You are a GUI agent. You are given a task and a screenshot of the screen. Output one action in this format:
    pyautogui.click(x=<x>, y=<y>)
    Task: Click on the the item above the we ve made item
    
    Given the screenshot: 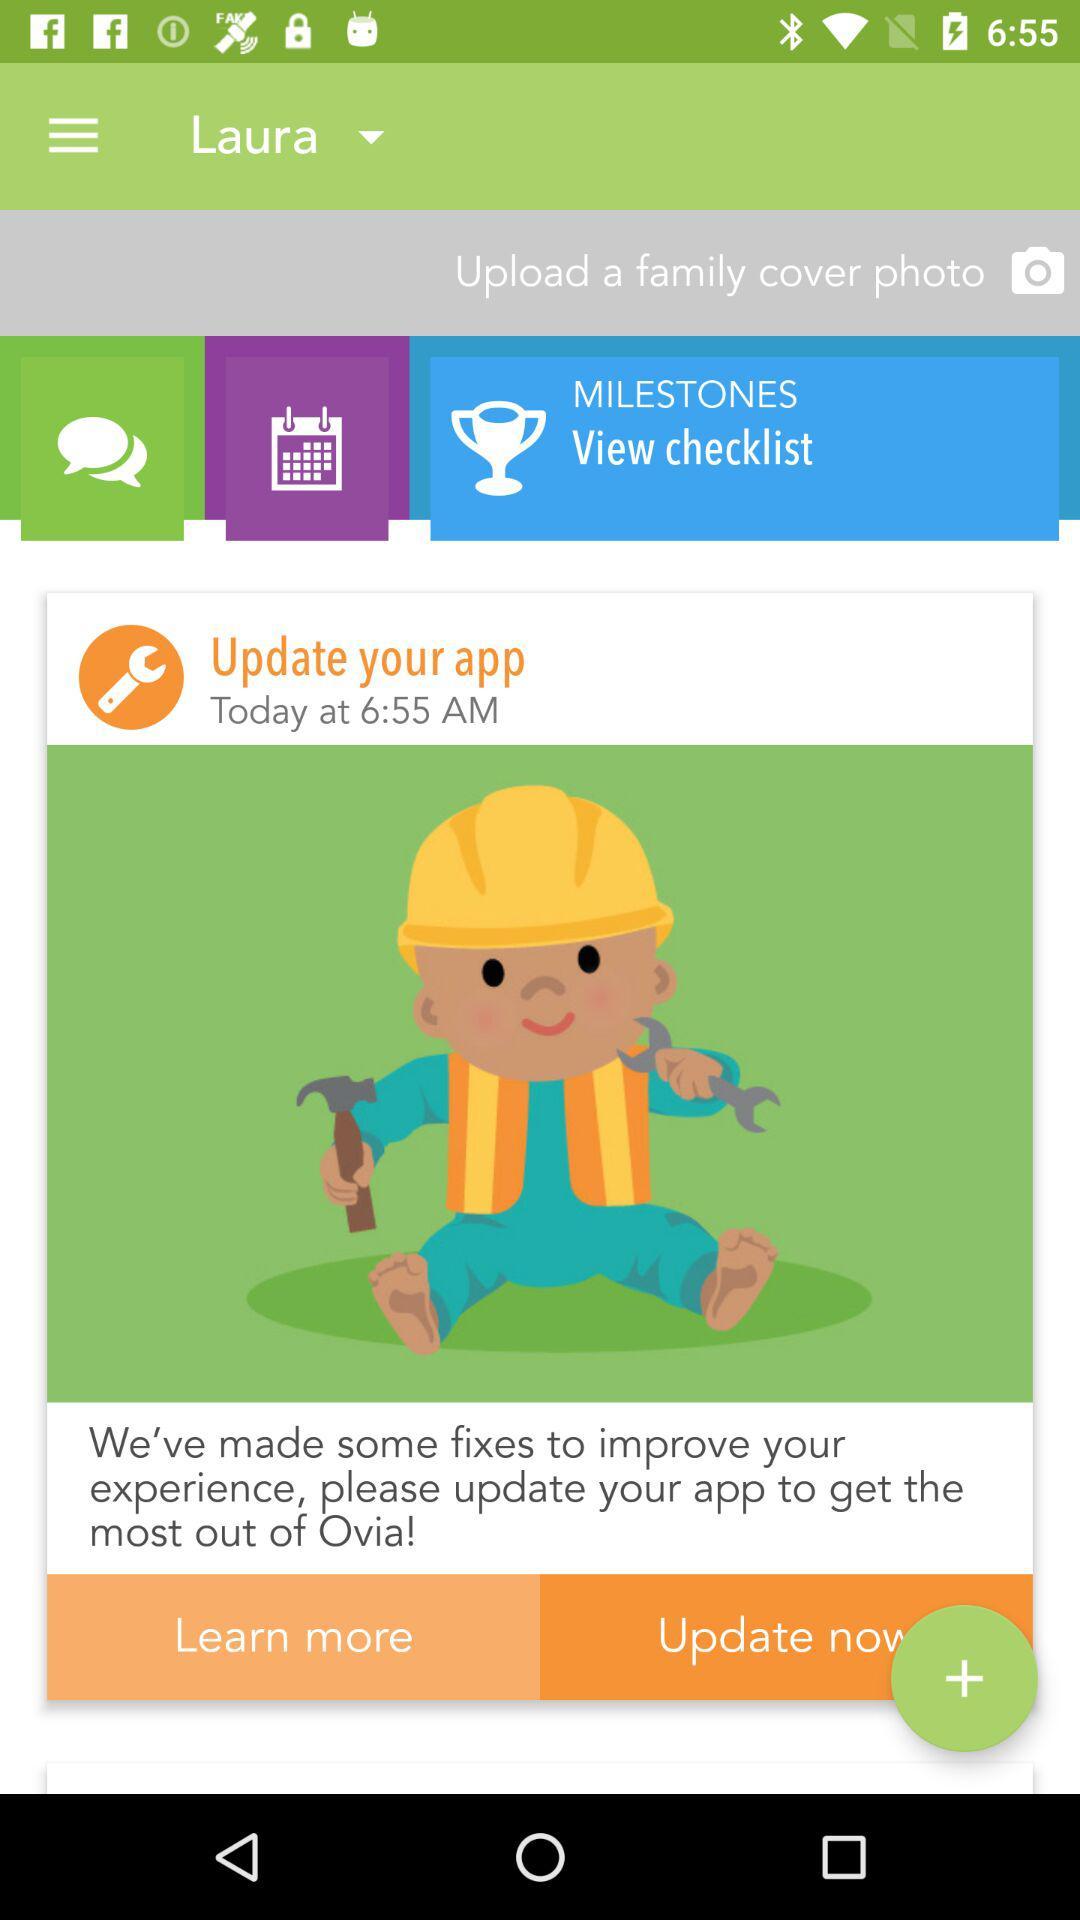 What is the action you would take?
    pyautogui.click(x=540, y=1072)
    